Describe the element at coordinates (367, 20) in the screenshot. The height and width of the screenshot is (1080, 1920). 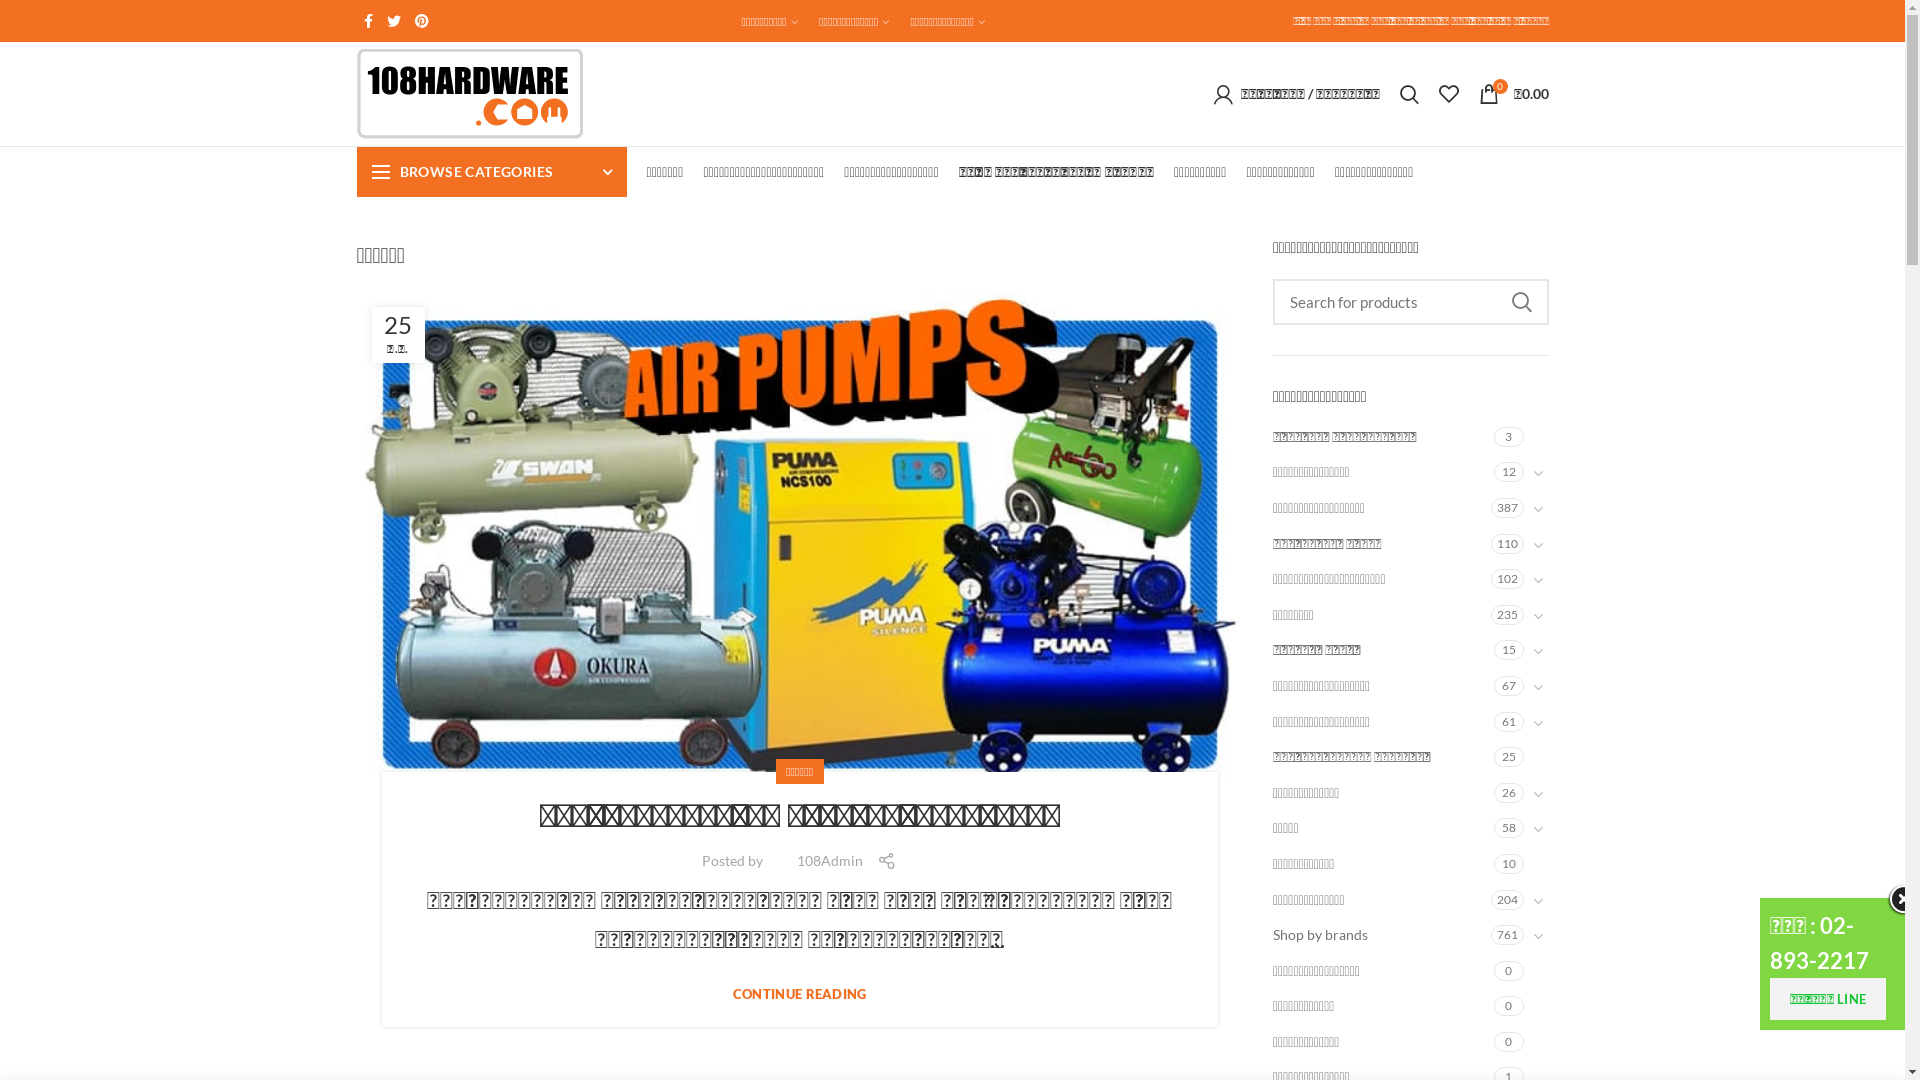
I see `'Facebook'` at that location.